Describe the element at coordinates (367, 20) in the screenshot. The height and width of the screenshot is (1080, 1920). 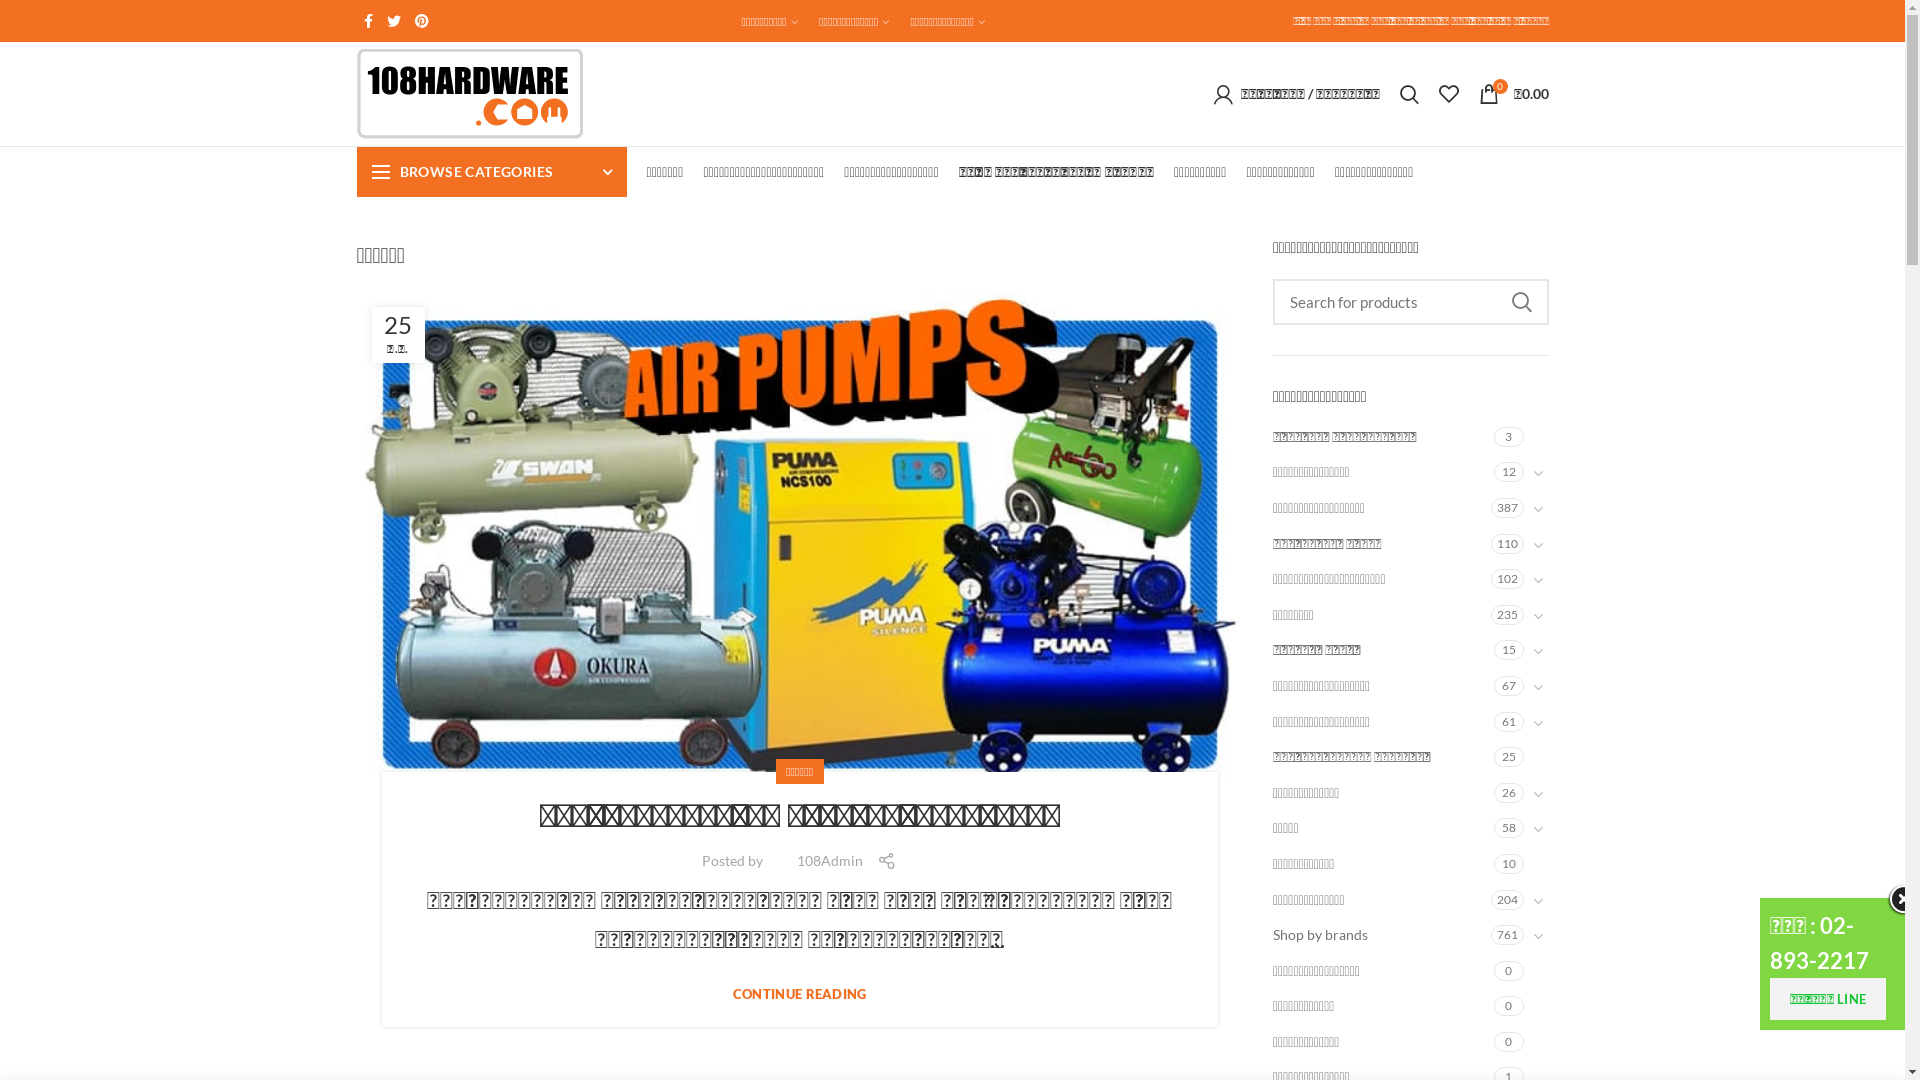
I see `'Facebook'` at that location.